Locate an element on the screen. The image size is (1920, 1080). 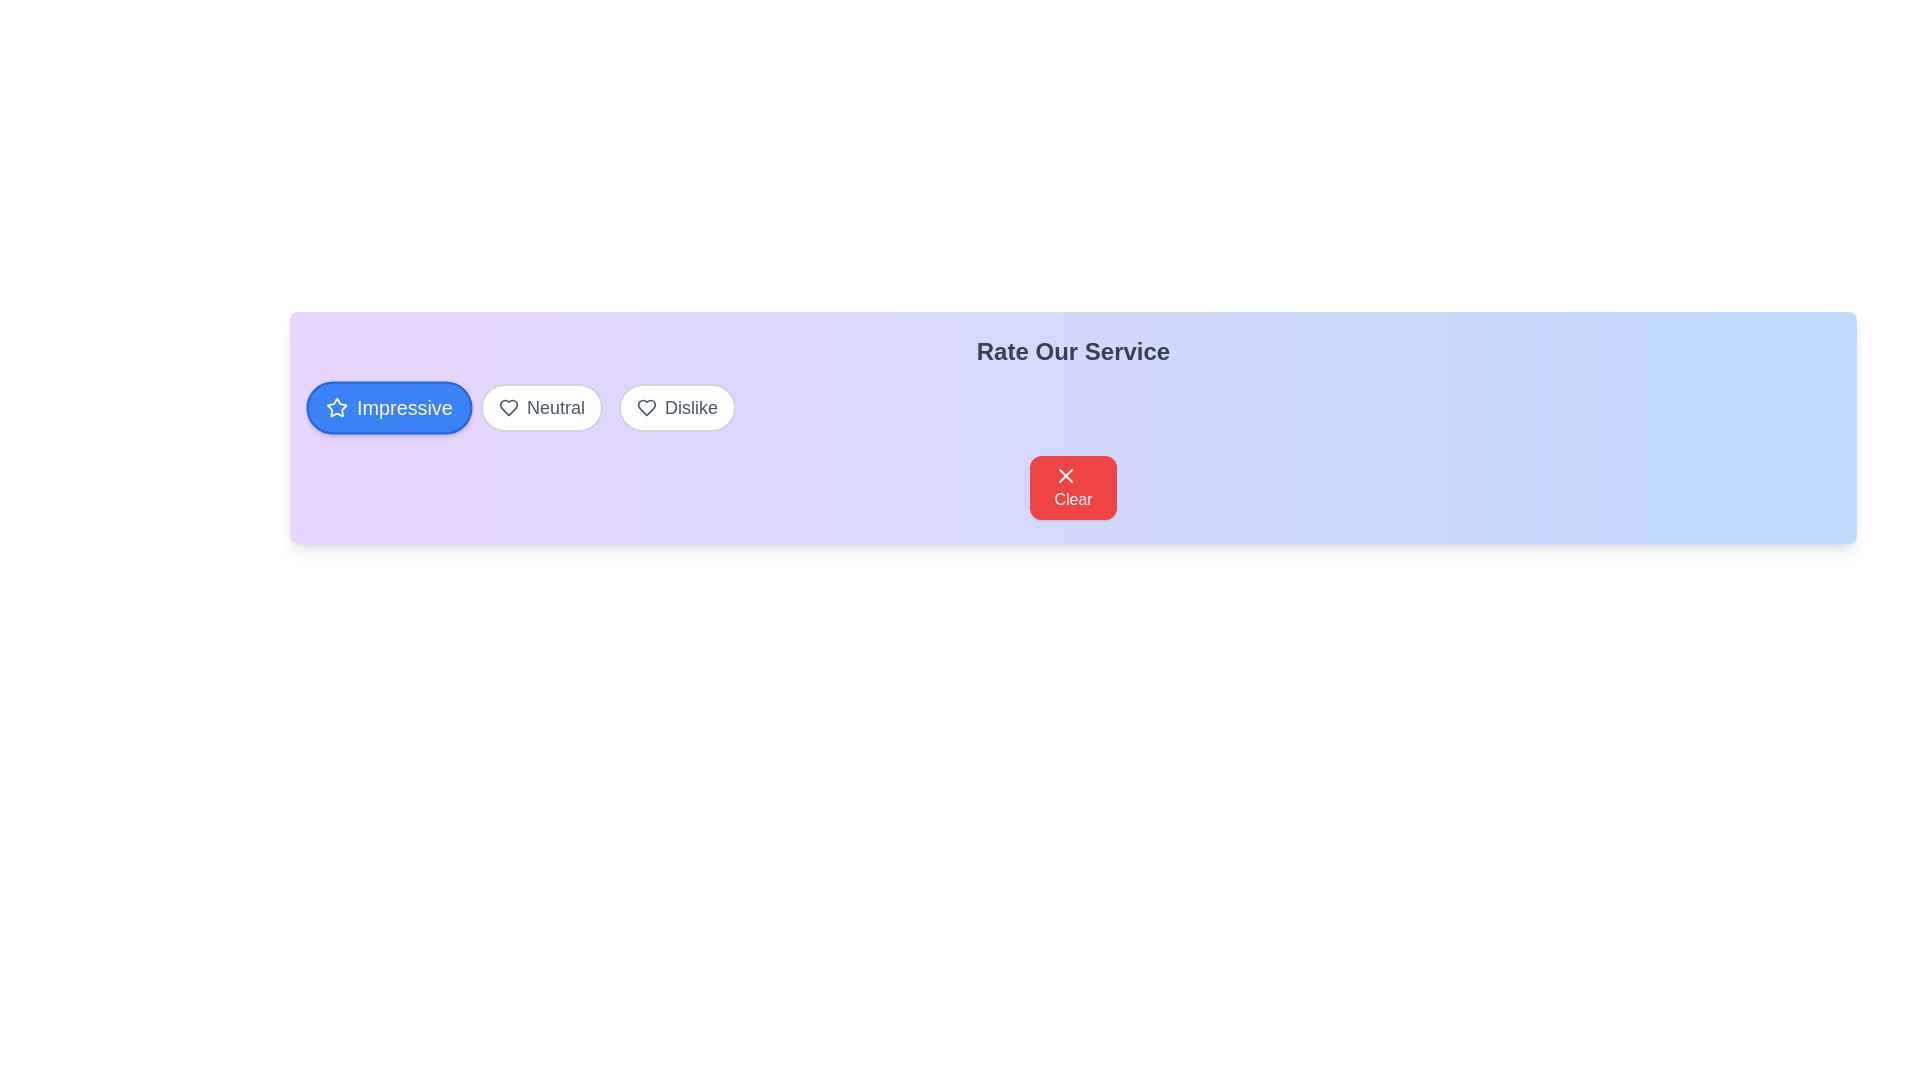
the rating option Impressive by clicking on its corresponding button is located at coordinates (389, 407).